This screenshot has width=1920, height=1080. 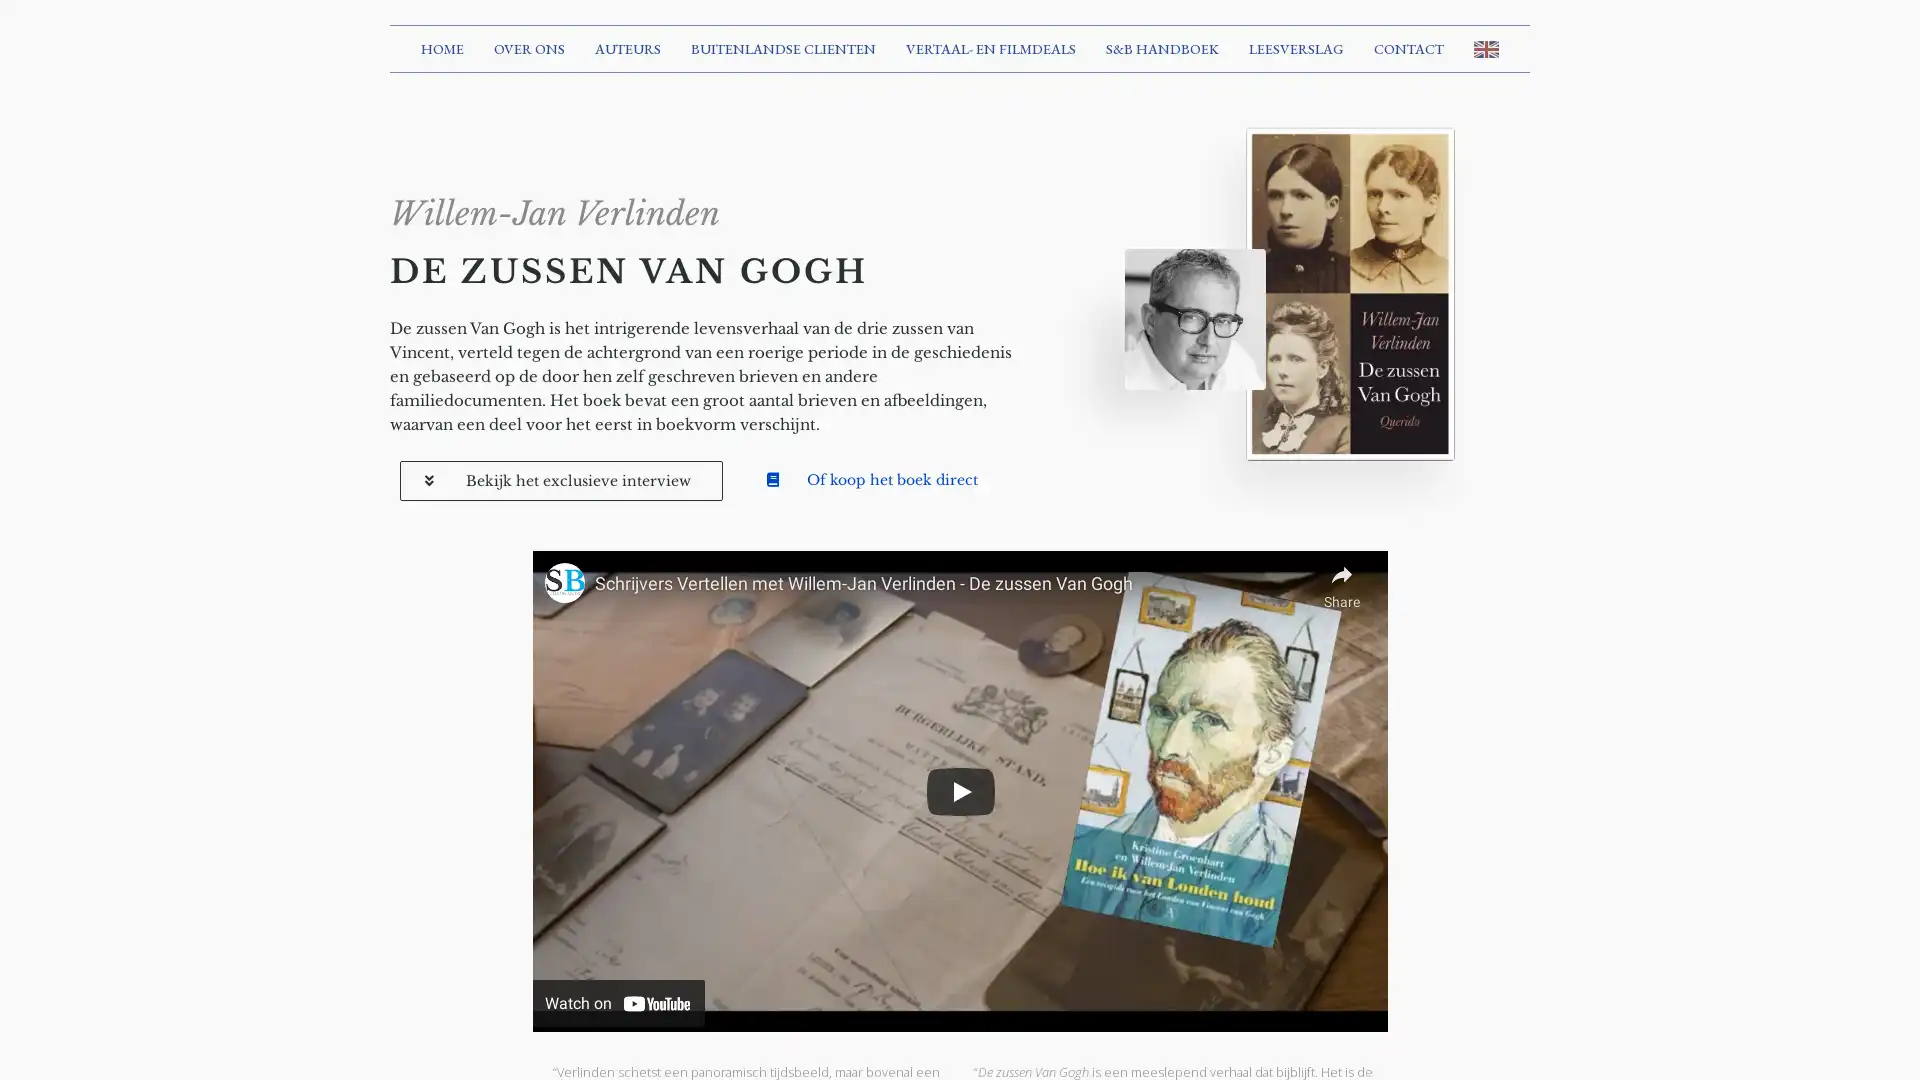 What do you see at coordinates (560, 481) in the screenshot?
I see `Bekijk het exclusieve interview` at bounding box center [560, 481].